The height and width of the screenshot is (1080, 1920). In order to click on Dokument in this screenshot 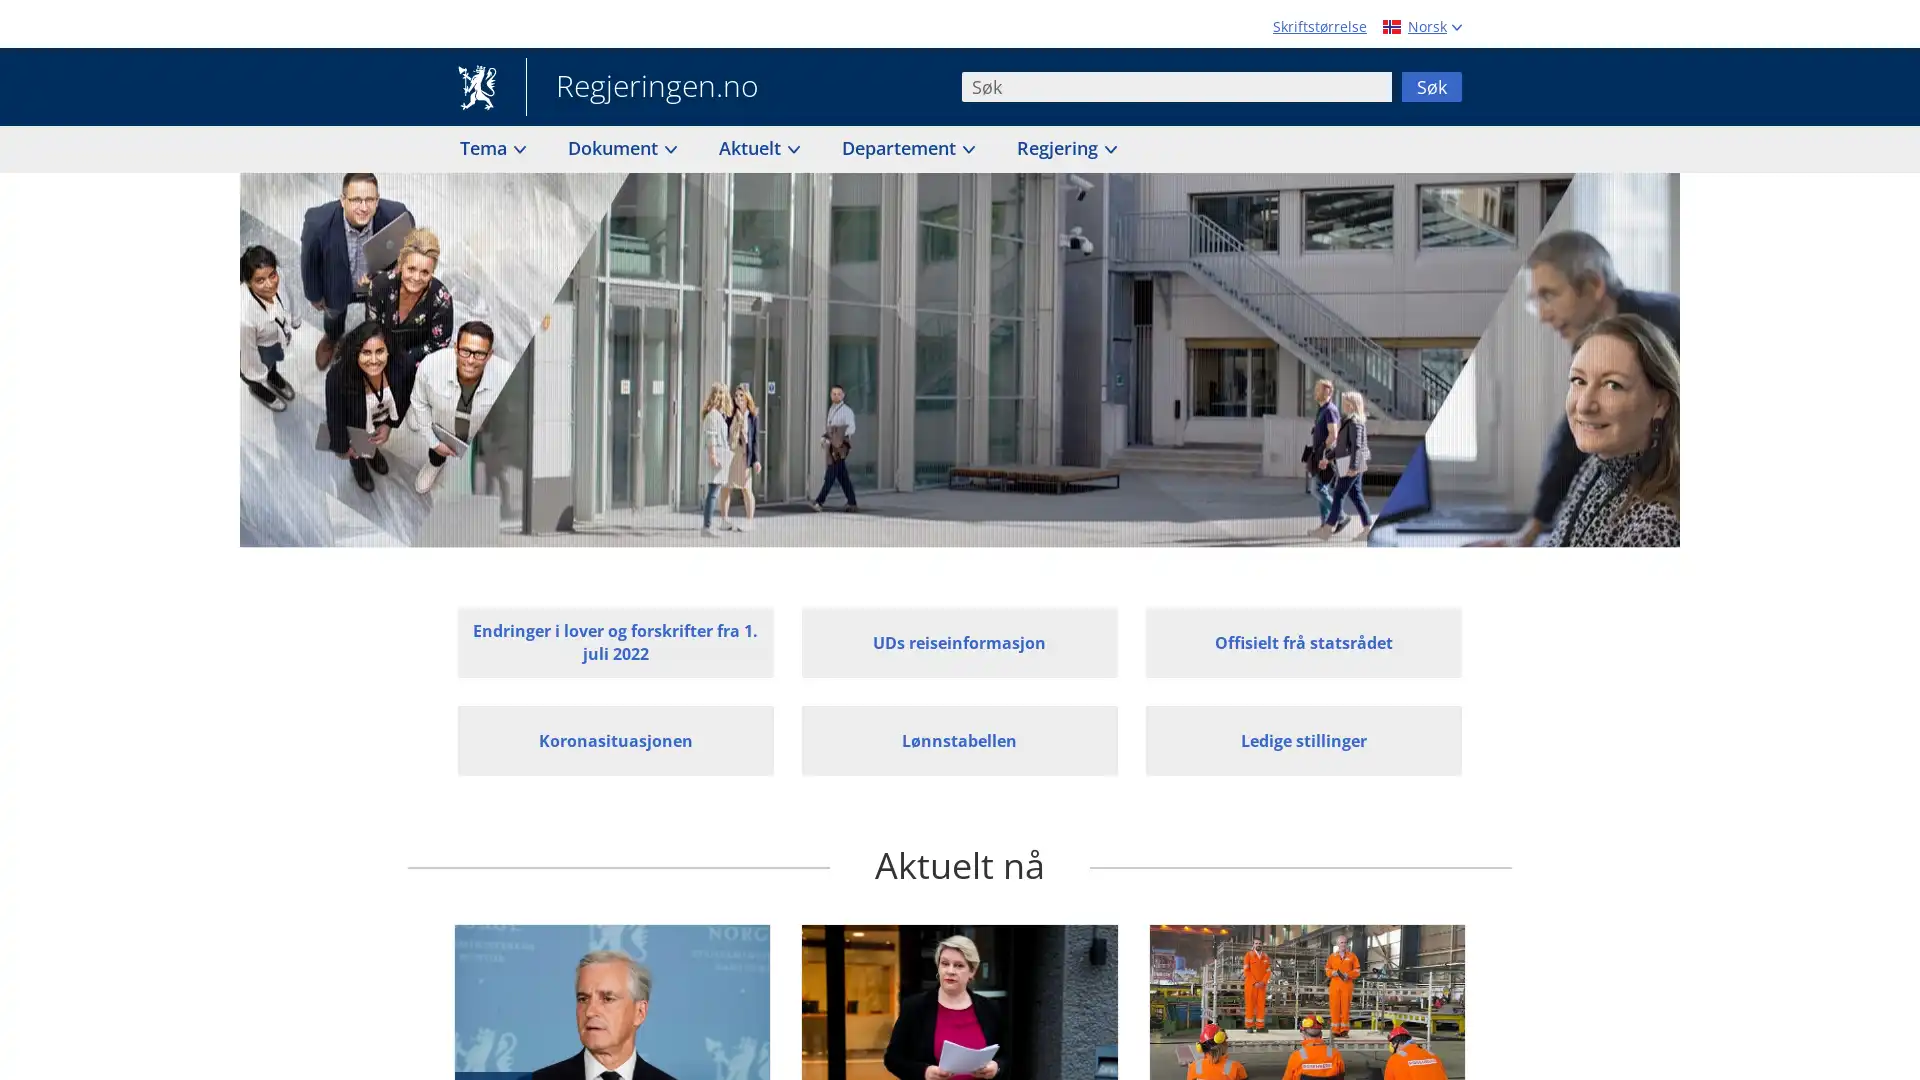, I will do `click(620, 147)`.